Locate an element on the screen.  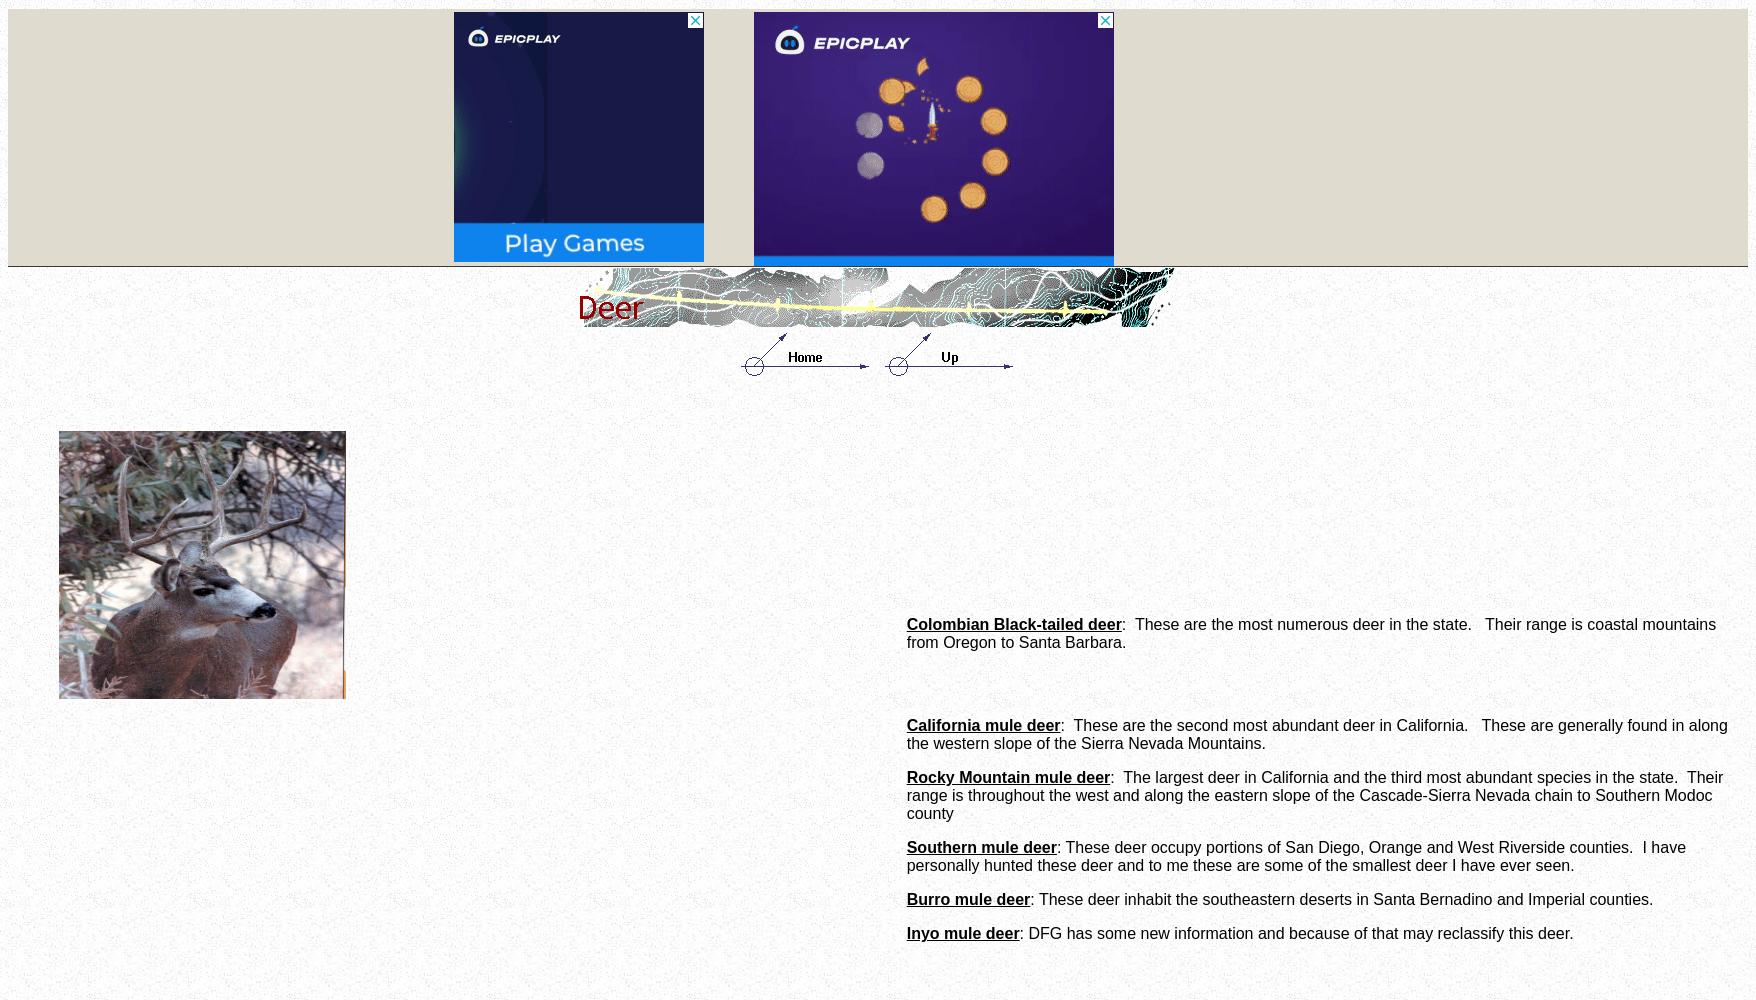
'Inyo mule deer' is located at coordinates (962, 933).